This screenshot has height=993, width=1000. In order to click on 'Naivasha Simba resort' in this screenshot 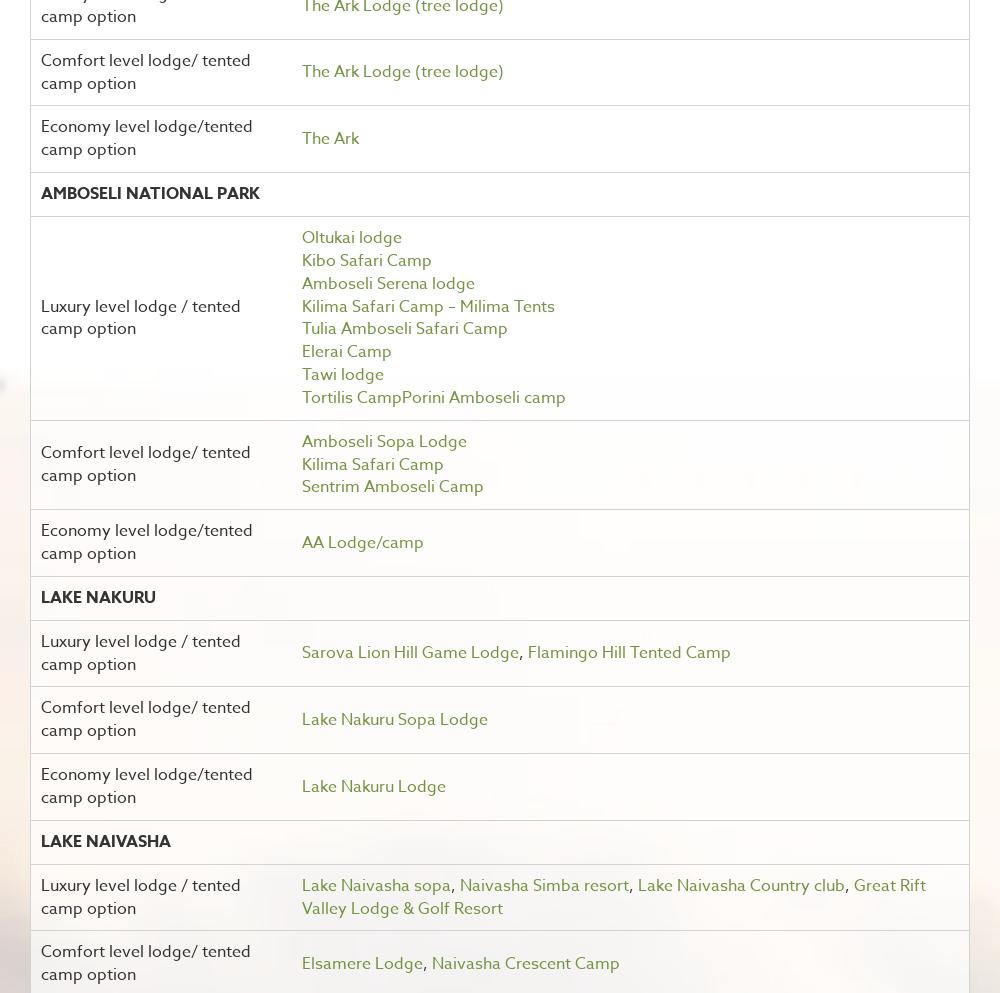, I will do `click(543, 884)`.